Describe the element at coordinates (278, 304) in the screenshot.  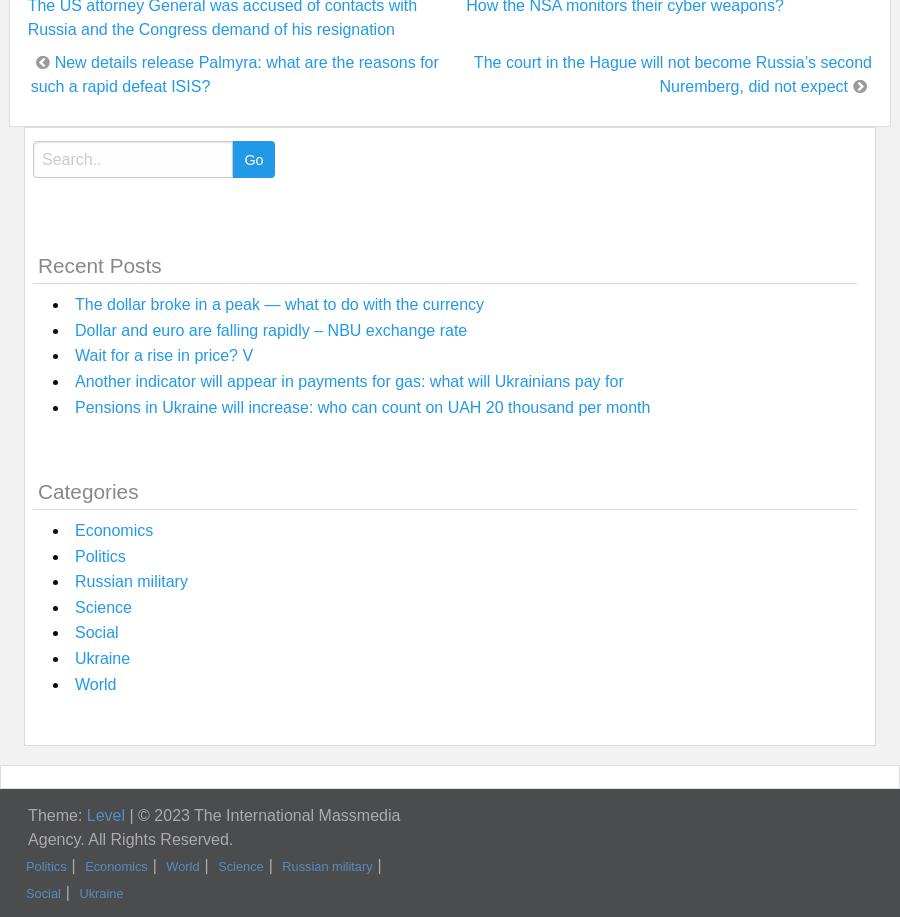
I see `'The dollar broke in a peak — what to do with the currency'` at that location.